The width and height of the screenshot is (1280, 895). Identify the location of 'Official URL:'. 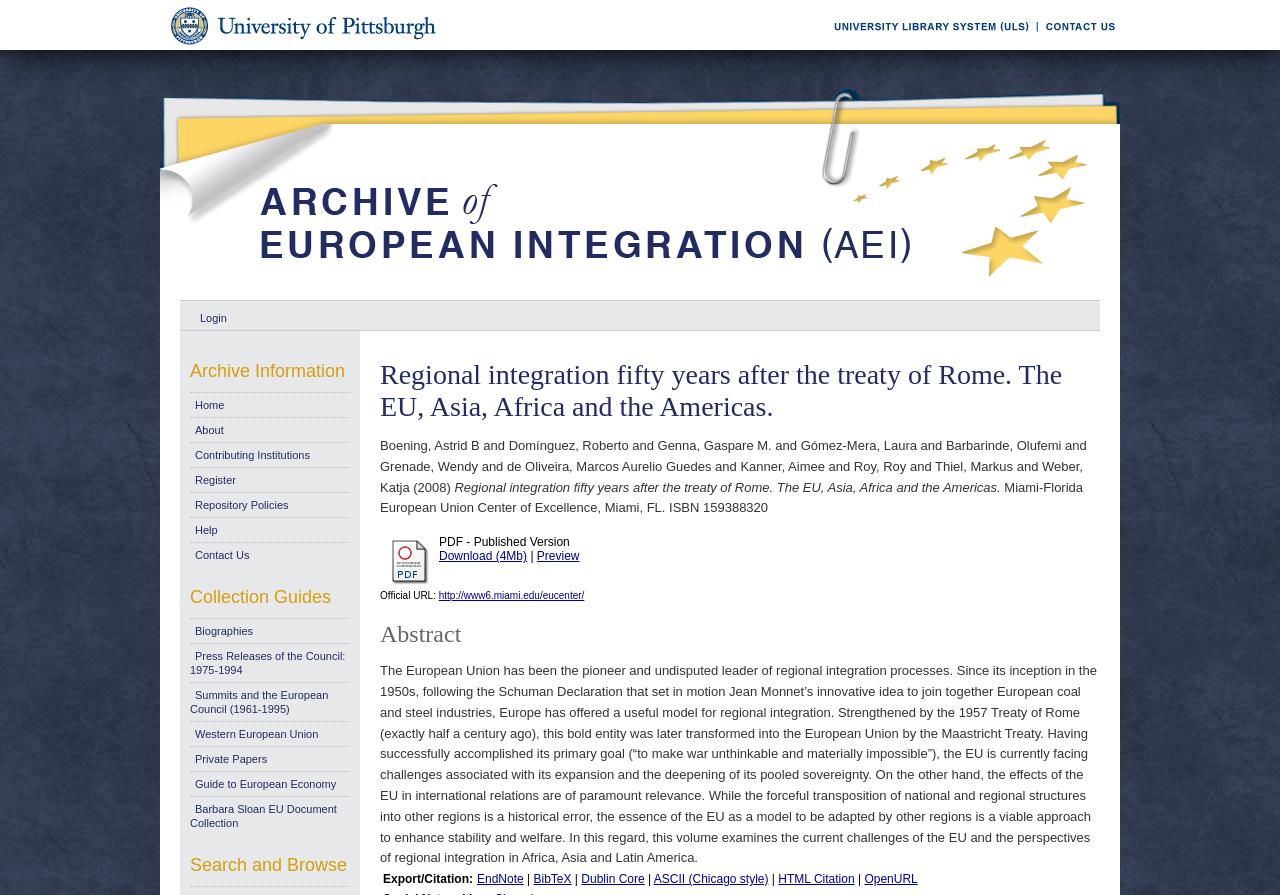
(407, 594).